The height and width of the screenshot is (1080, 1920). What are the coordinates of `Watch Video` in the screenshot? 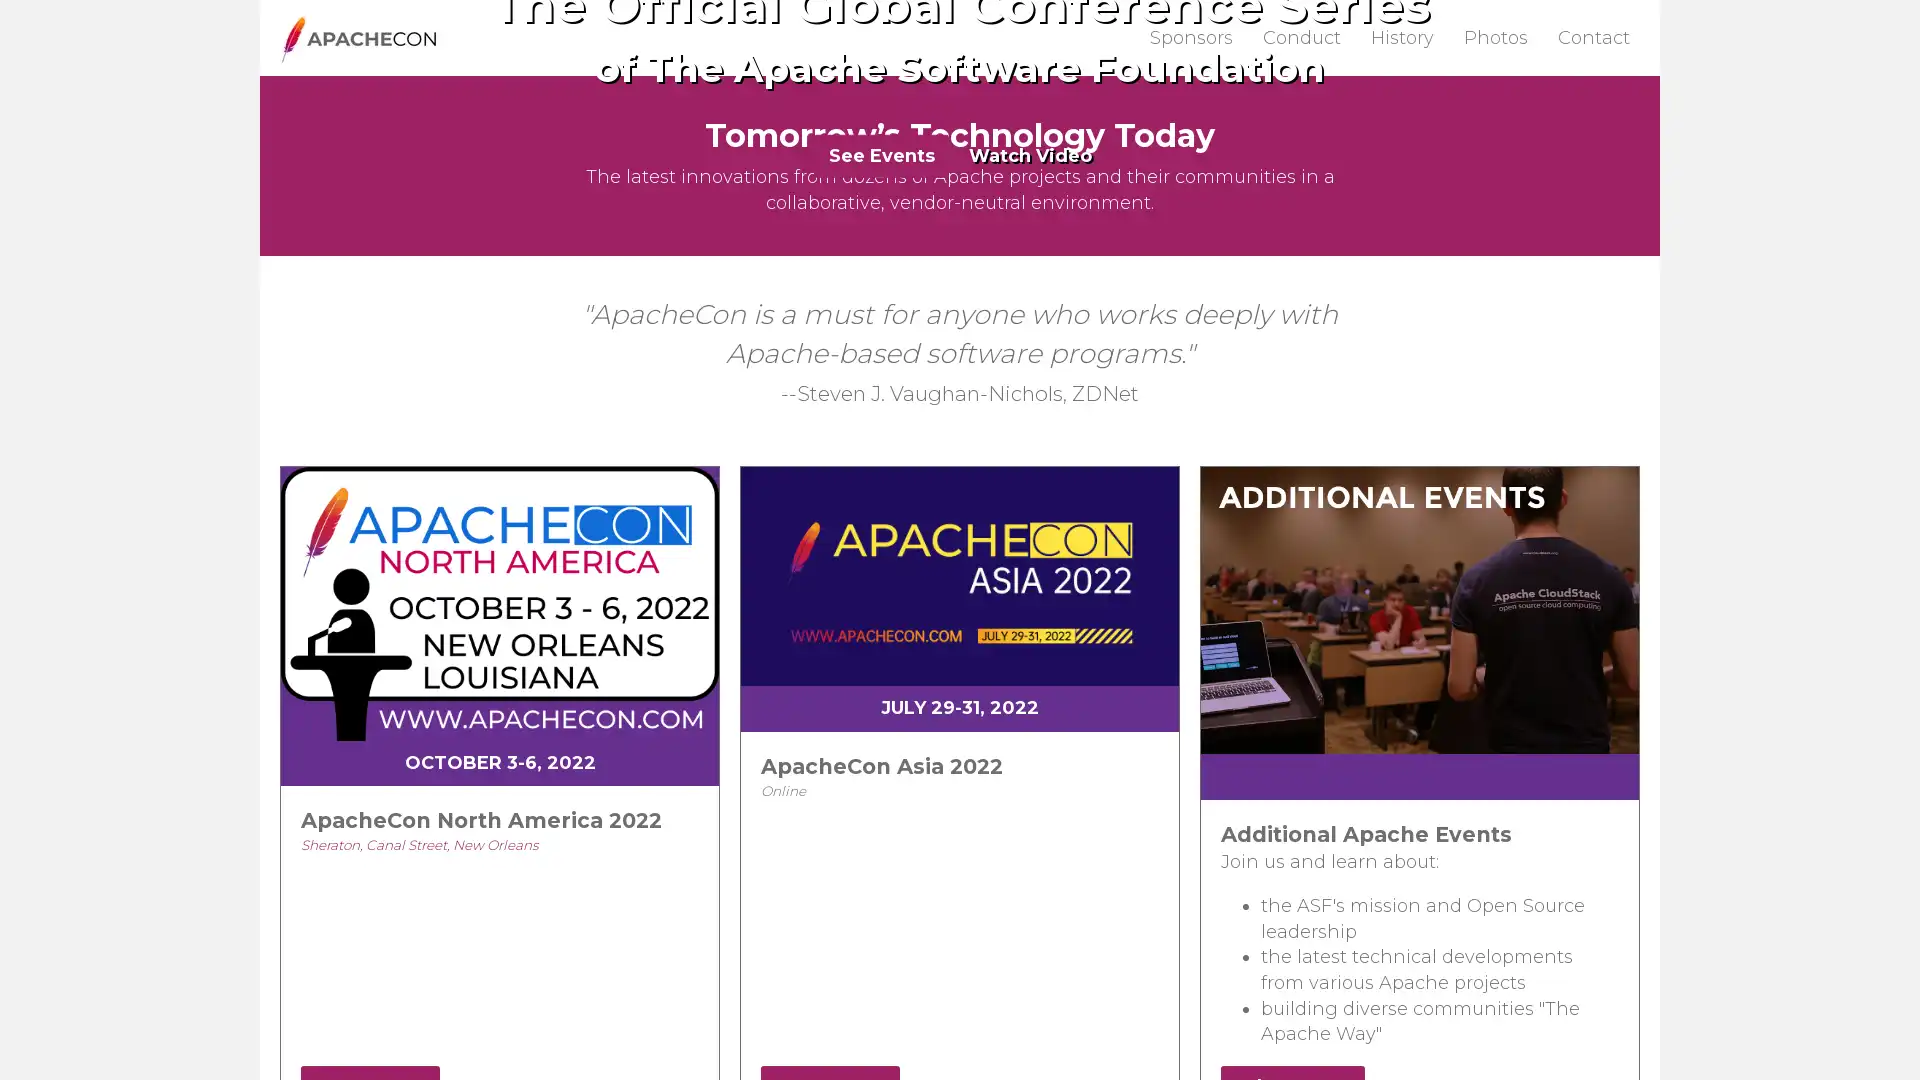 It's located at (1030, 414).